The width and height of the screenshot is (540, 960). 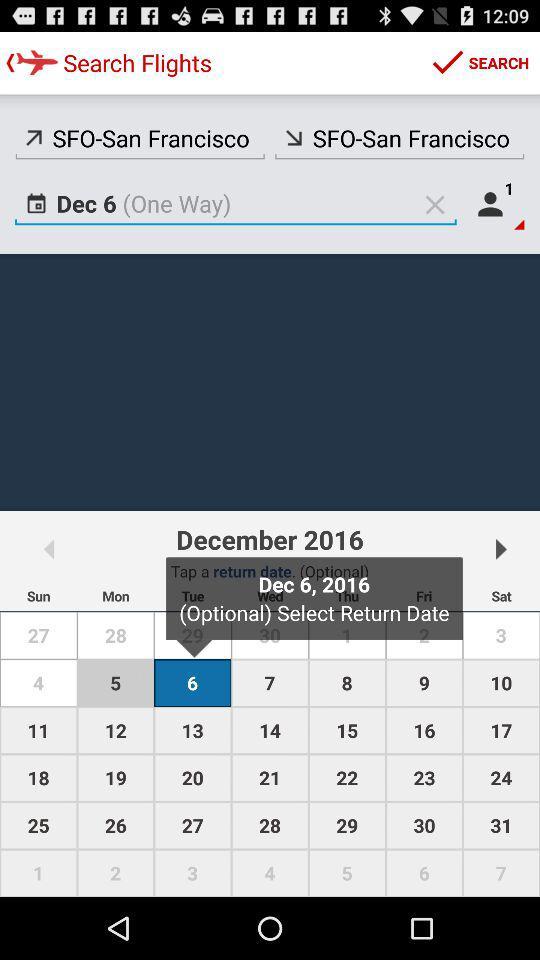 I want to click on the close icon, so click(x=434, y=218).